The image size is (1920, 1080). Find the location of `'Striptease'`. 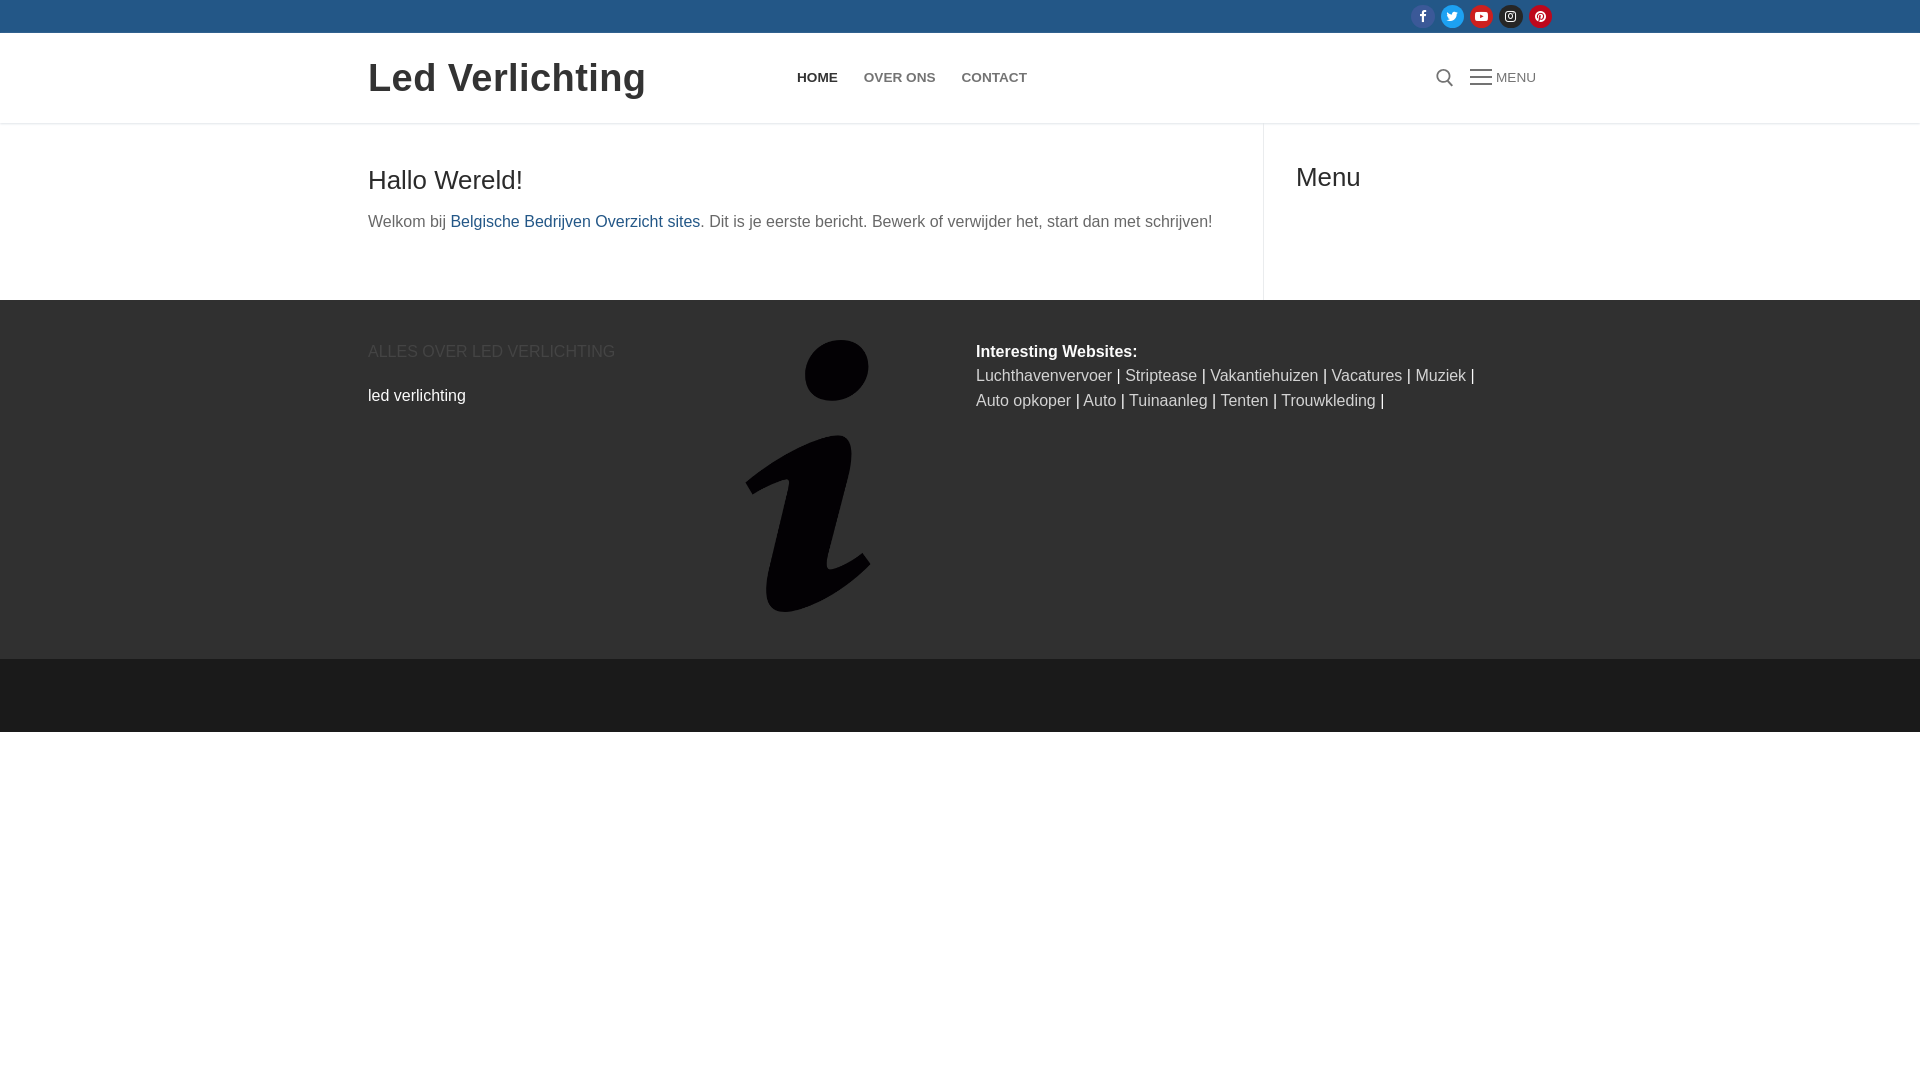

'Striptease' is located at coordinates (1161, 375).